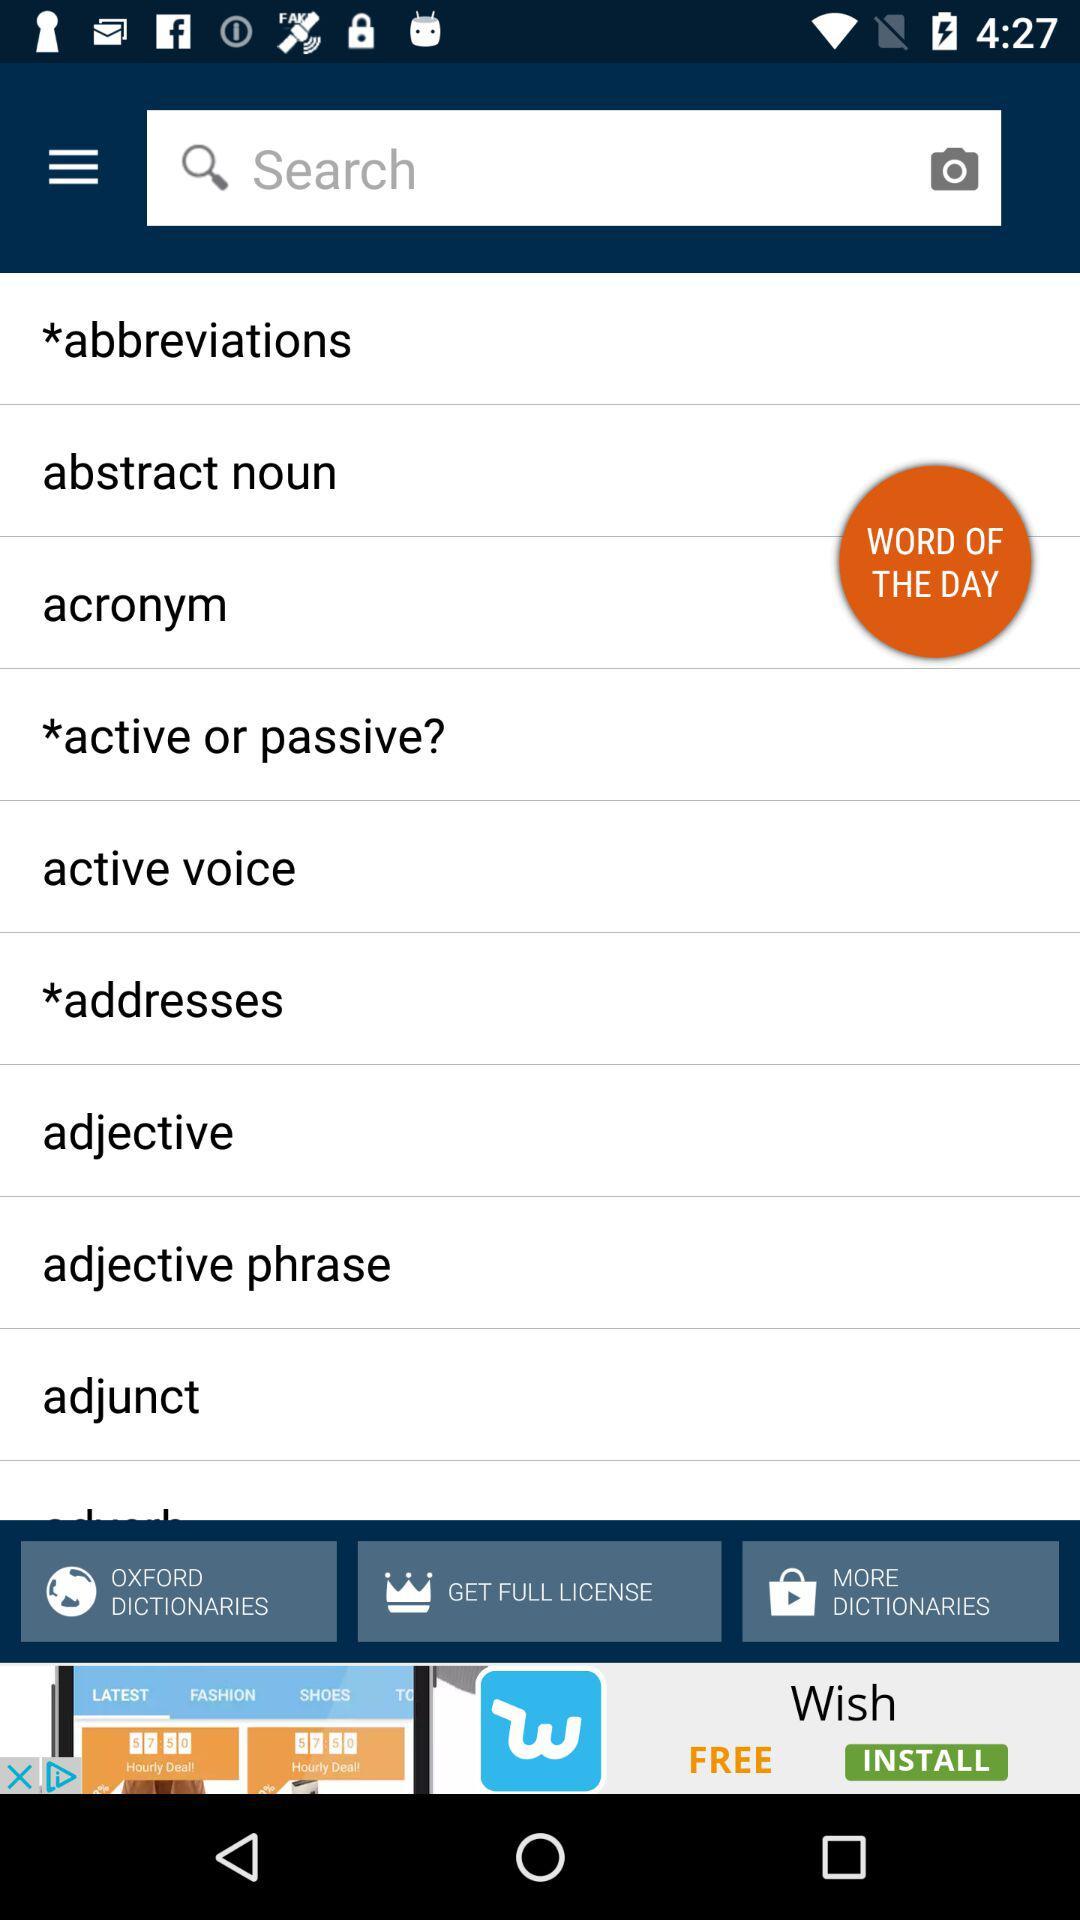  Describe the element at coordinates (540, 1727) in the screenshot. I see `free add` at that location.